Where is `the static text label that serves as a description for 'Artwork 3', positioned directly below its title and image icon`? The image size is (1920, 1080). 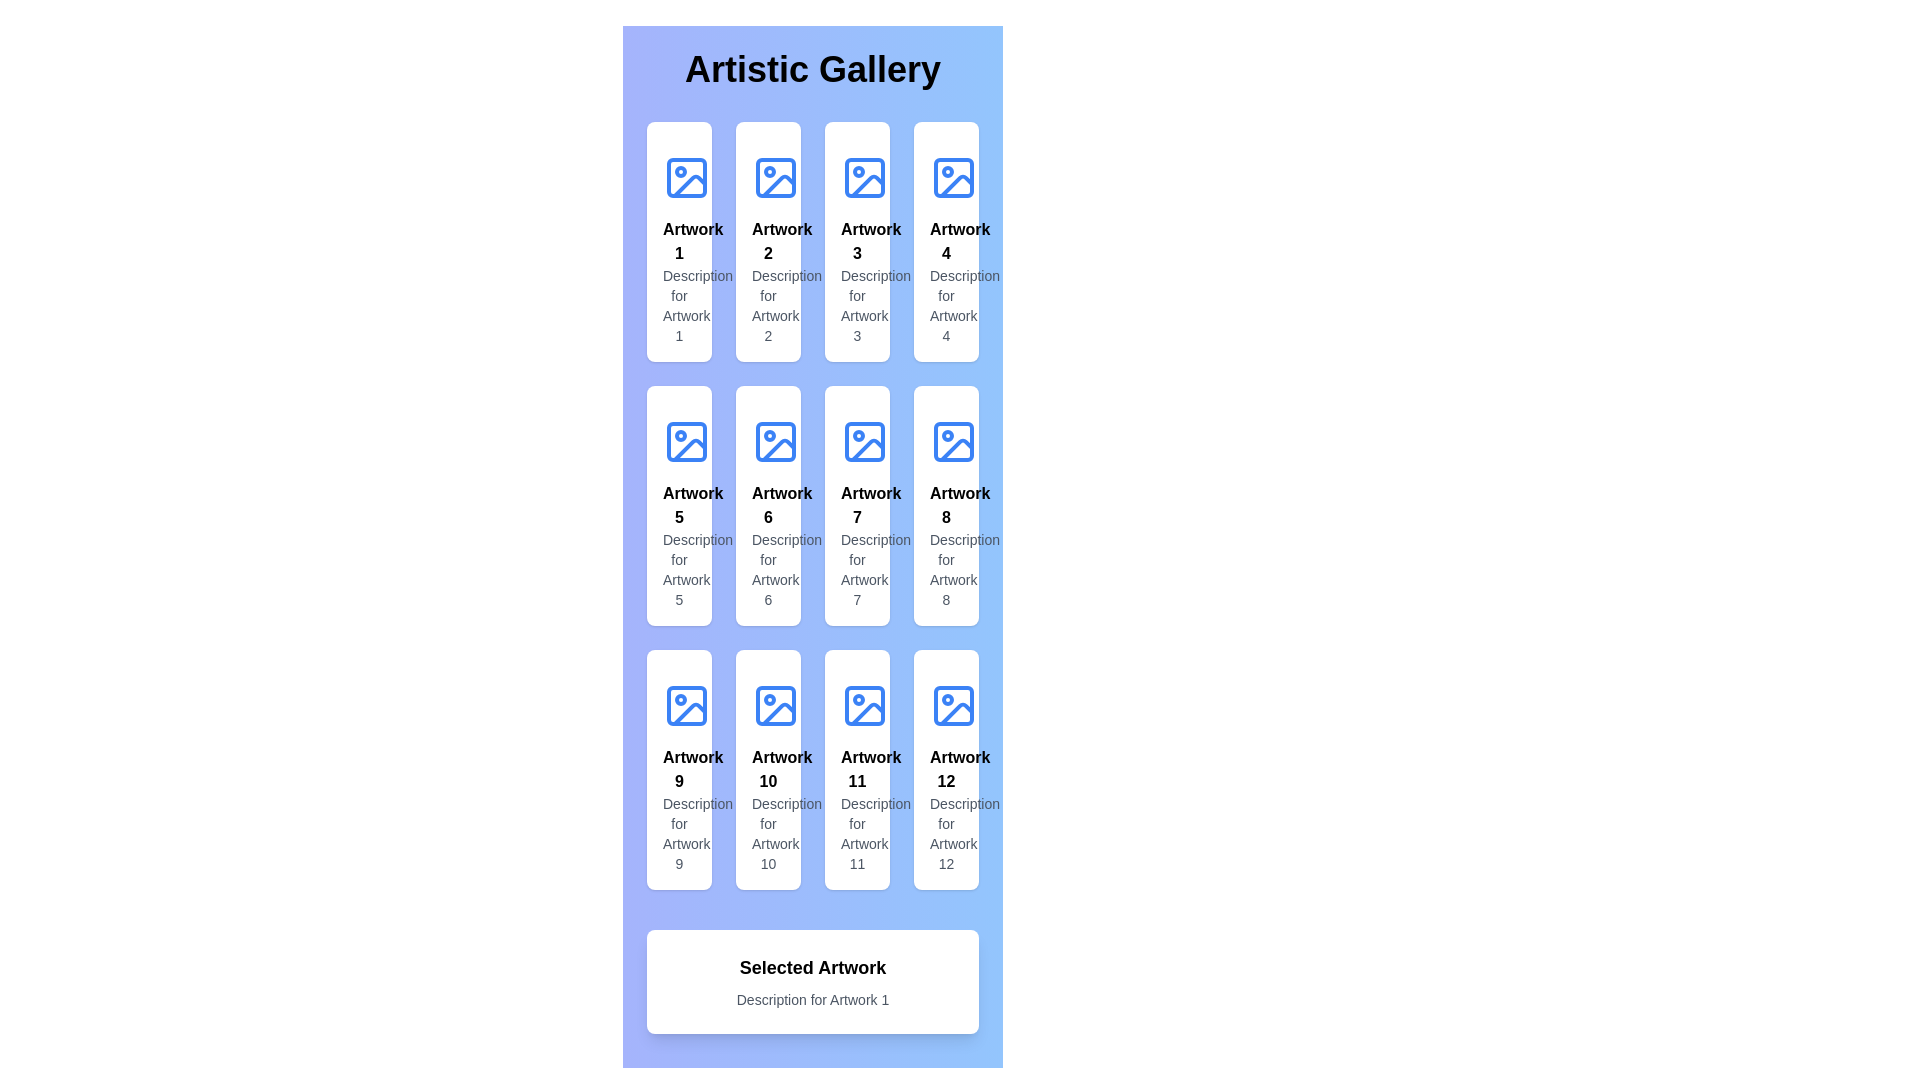 the static text label that serves as a description for 'Artwork 3', positioned directly below its title and image icon is located at coordinates (857, 305).